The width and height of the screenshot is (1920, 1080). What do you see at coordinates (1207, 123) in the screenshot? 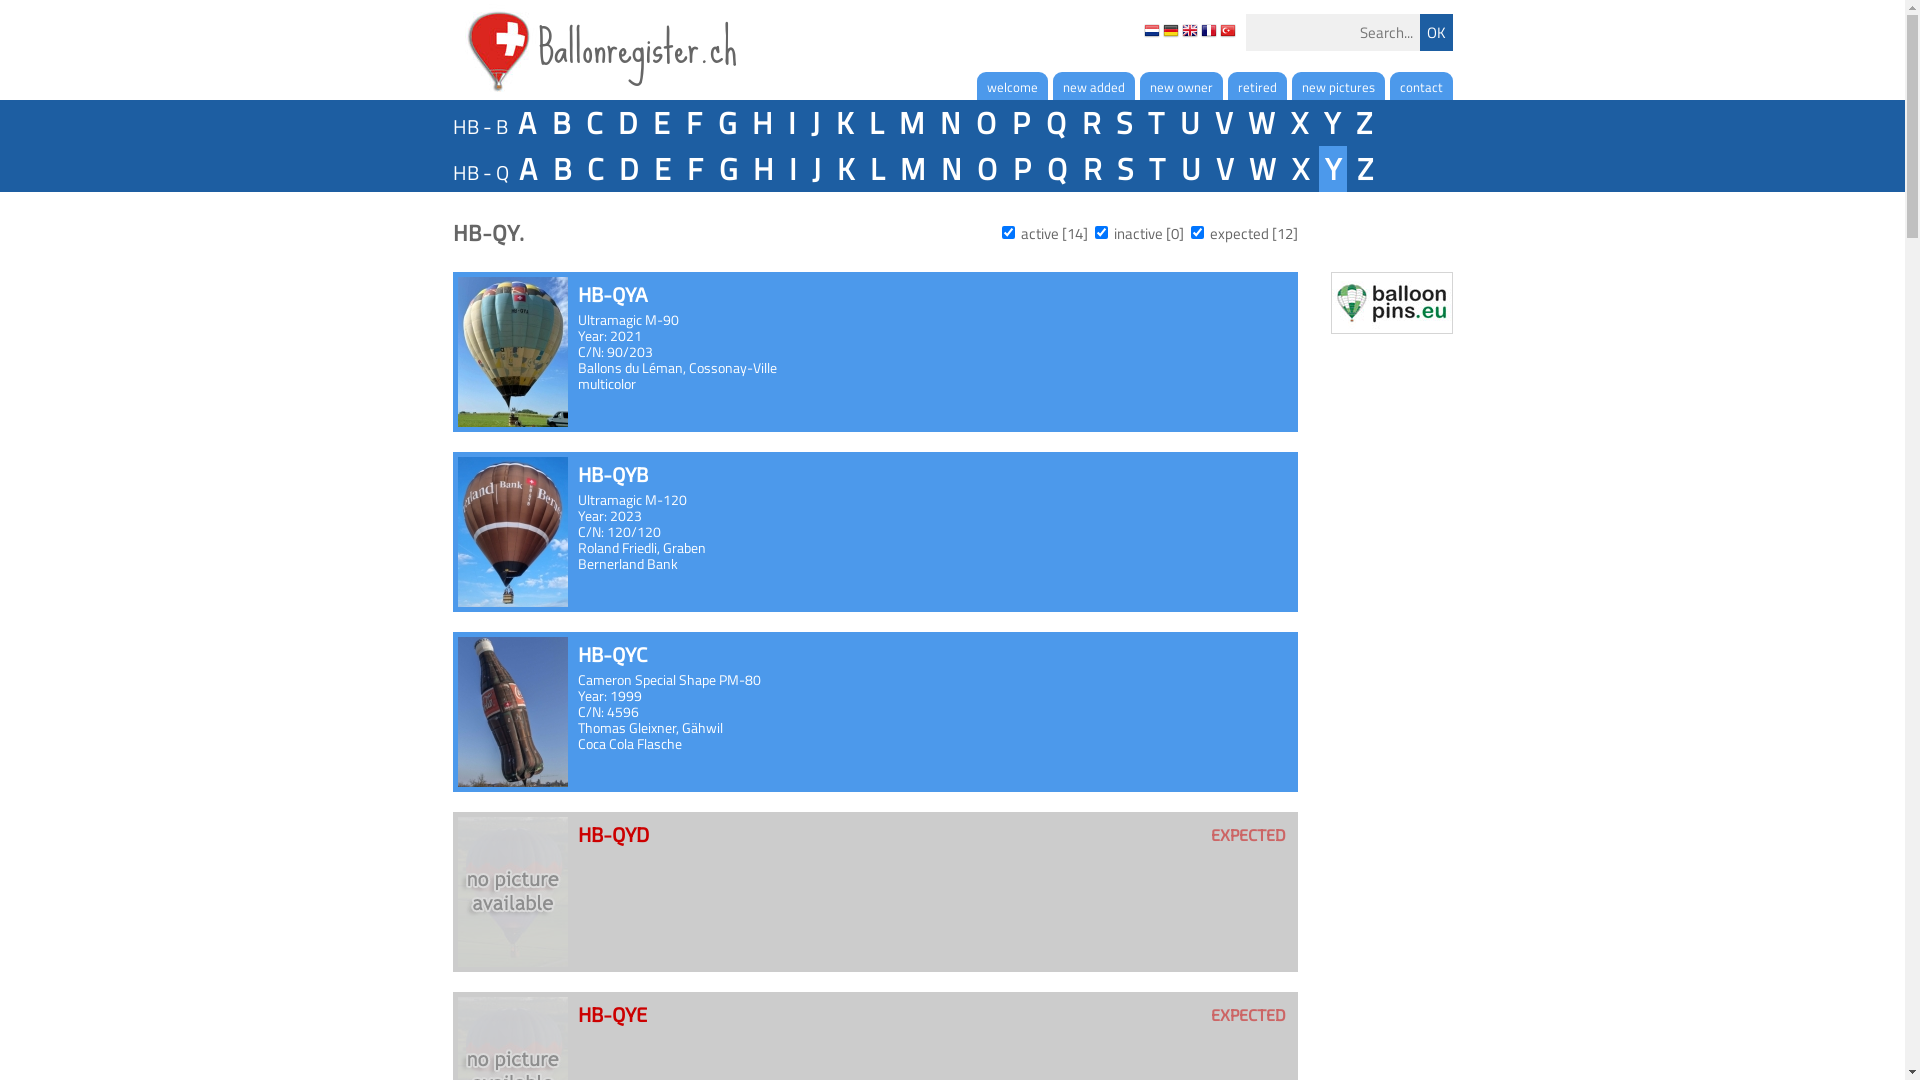
I see `'V'` at bounding box center [1207, 123].